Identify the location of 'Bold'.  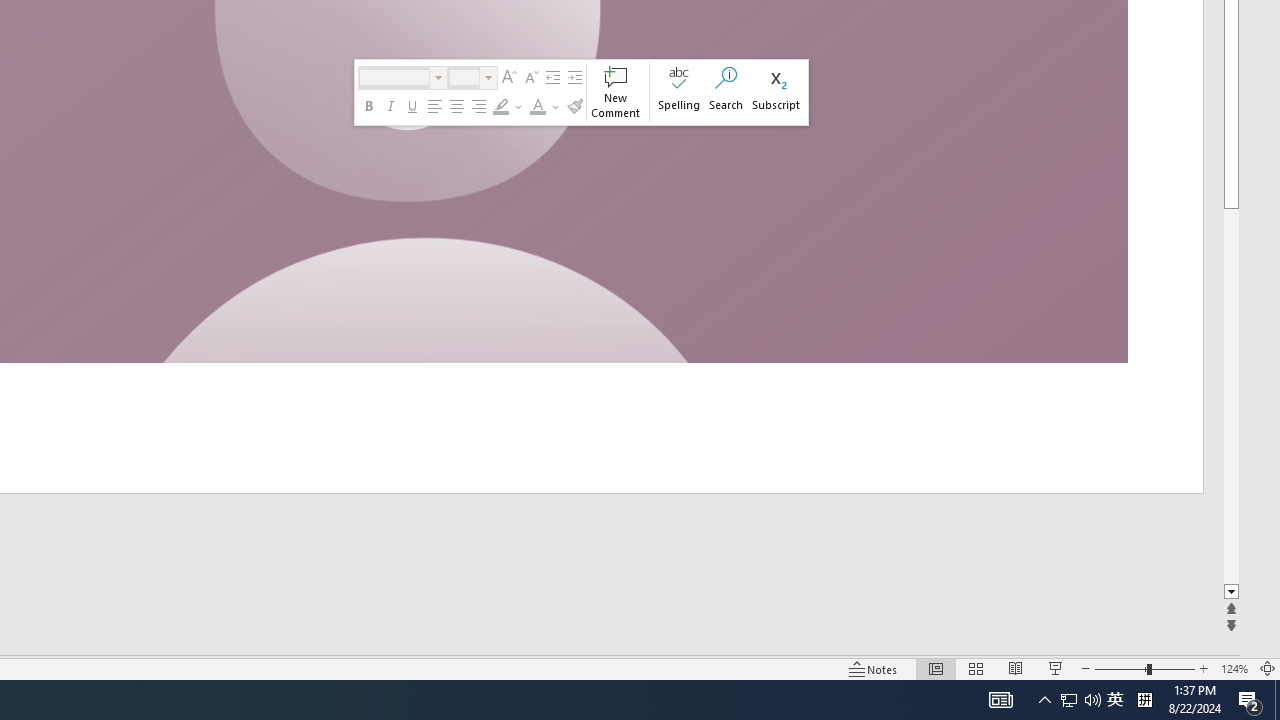
(369, 106).